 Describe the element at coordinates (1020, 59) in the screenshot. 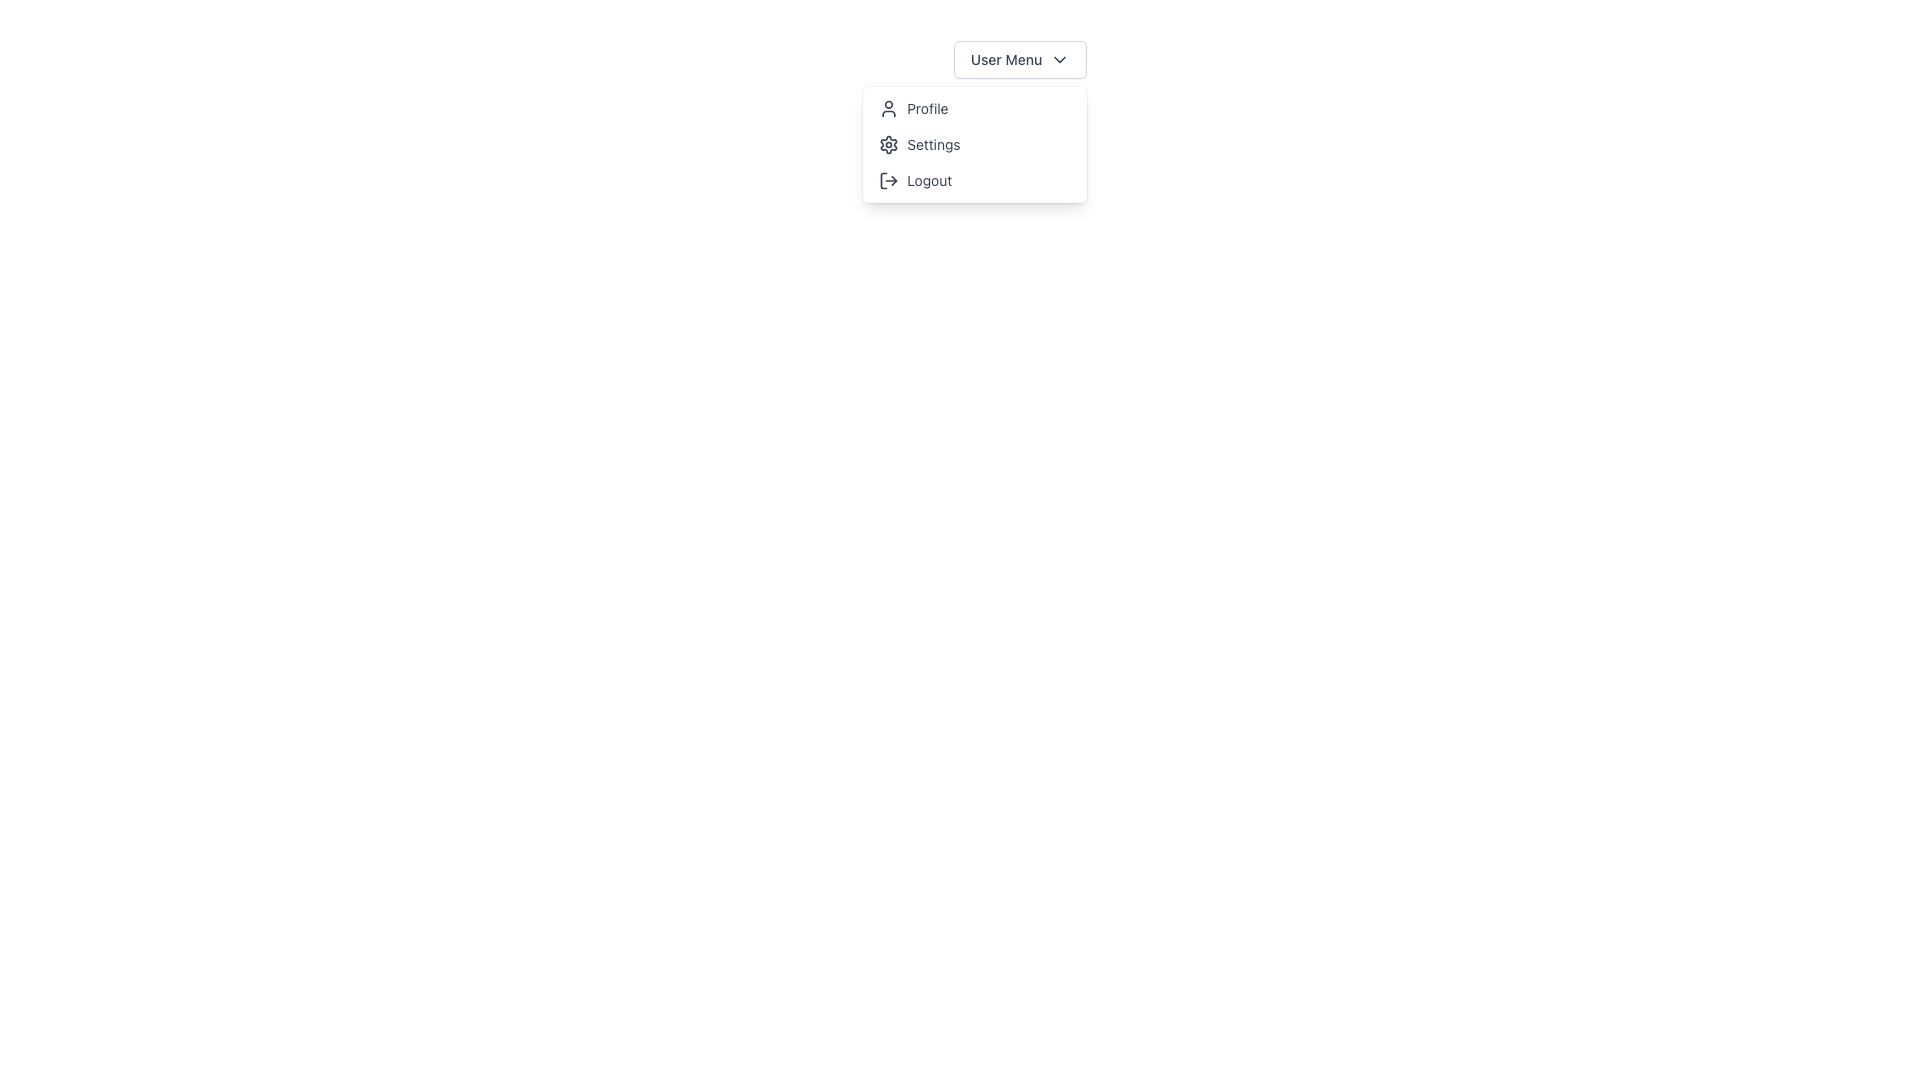

I see `the Dropdown Menu Trigger located at the top-center of the interface` at that location.